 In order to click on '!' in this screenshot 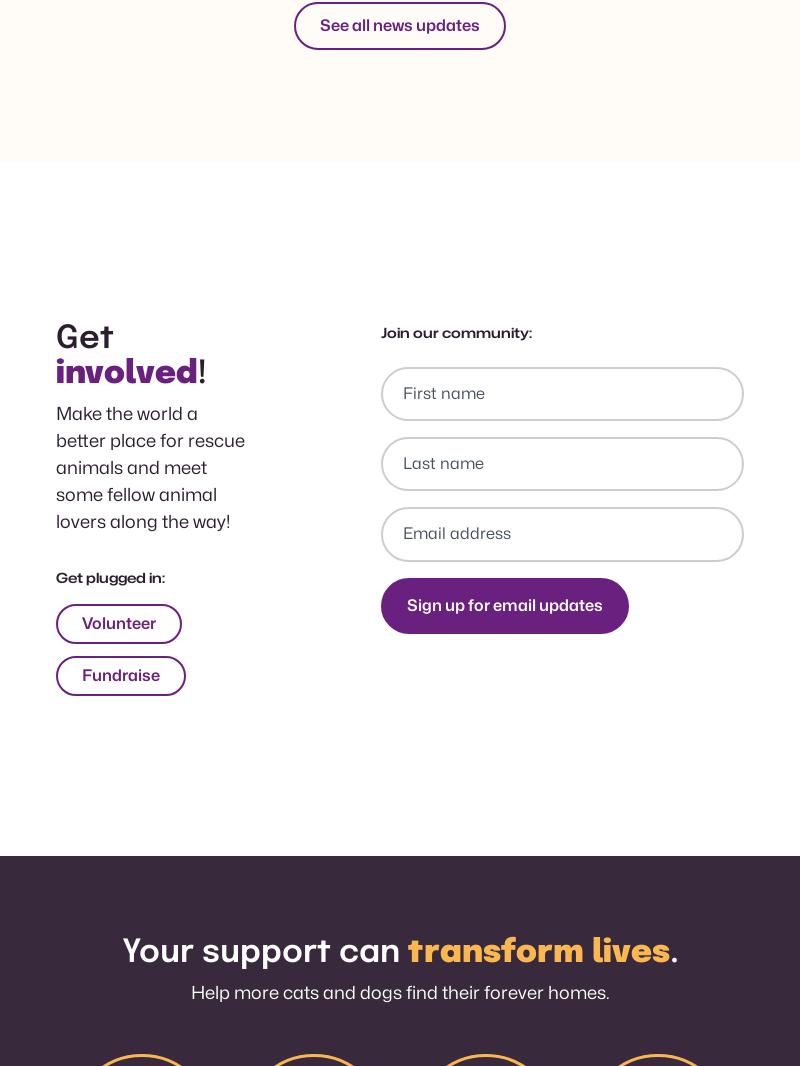, I will do `click(203, 373)`.